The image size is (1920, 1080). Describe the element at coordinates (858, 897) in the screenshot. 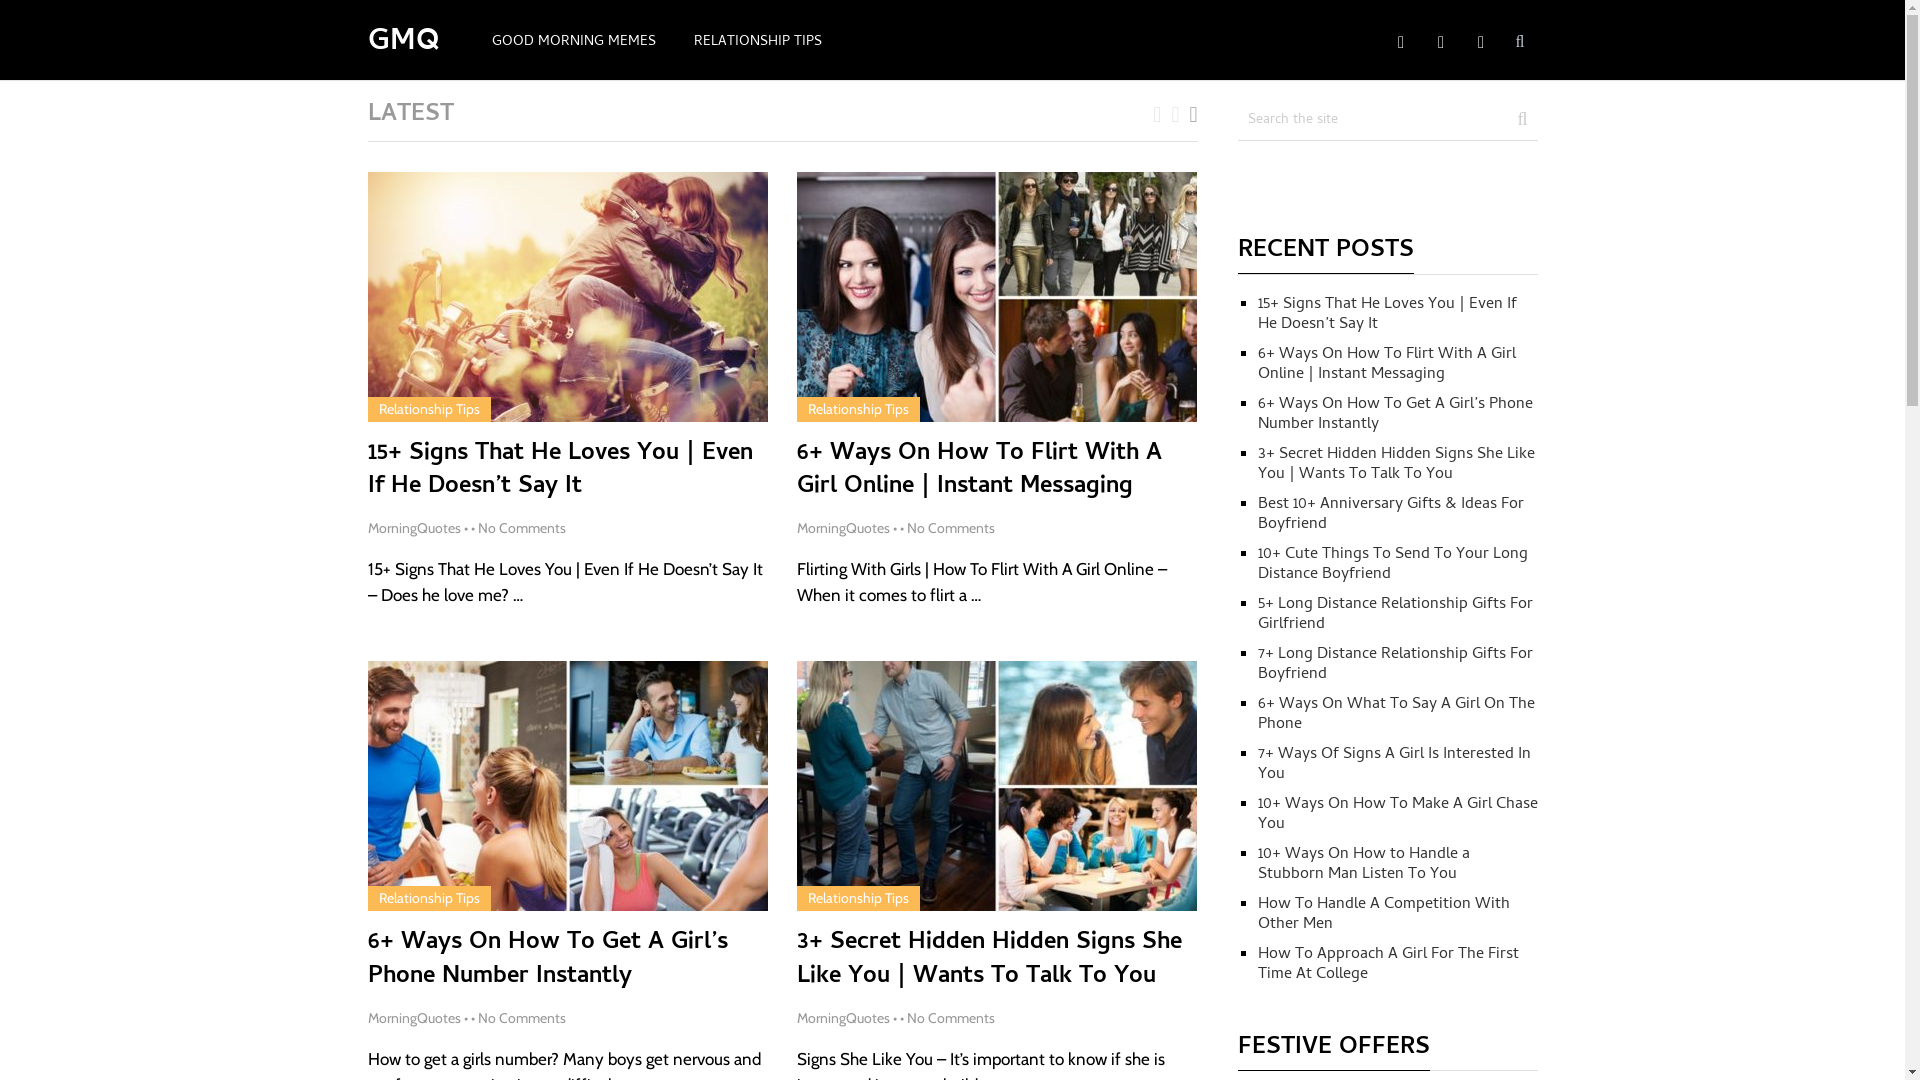

I see `'Relationship Tips'` at that location.